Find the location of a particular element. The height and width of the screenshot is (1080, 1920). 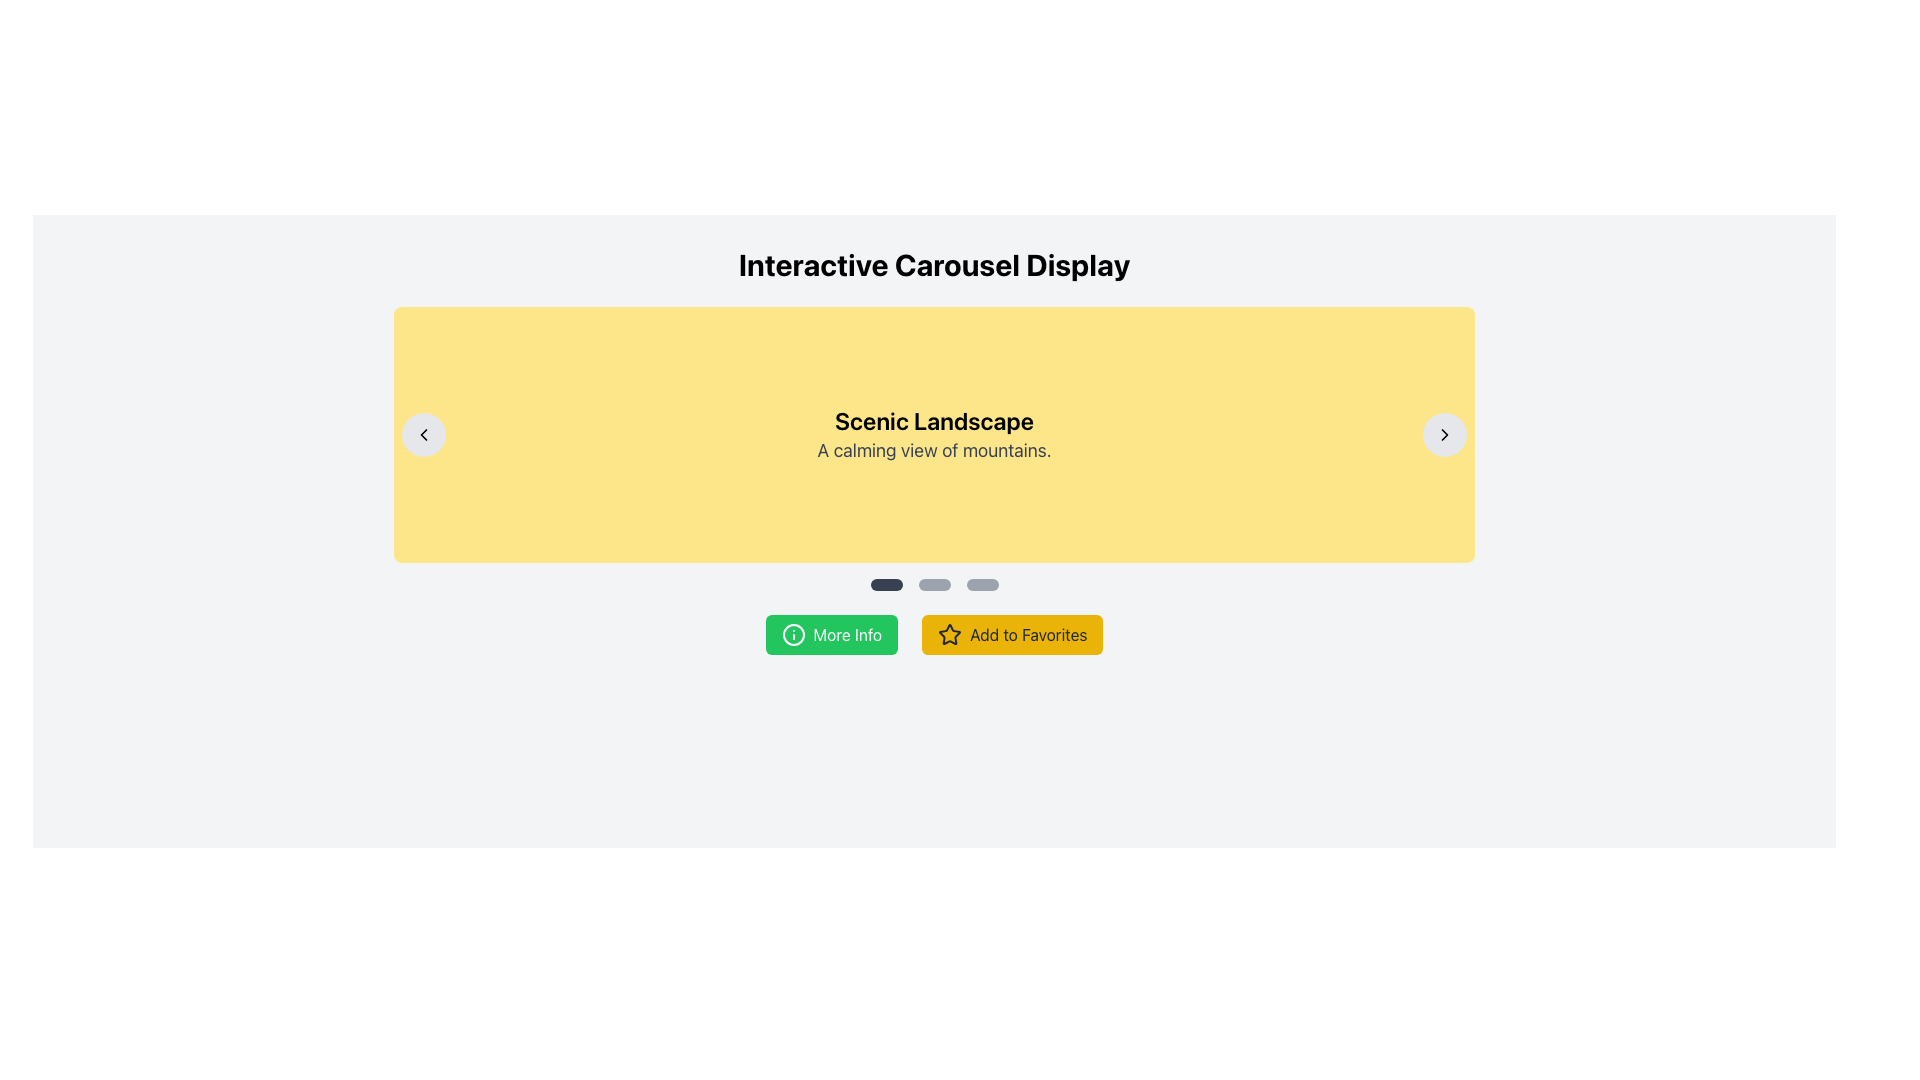

the prominently displayed static text 'Scenic Landscape' which is centrally located within a yellow-highlighted area is located at coordinates (933, 419).